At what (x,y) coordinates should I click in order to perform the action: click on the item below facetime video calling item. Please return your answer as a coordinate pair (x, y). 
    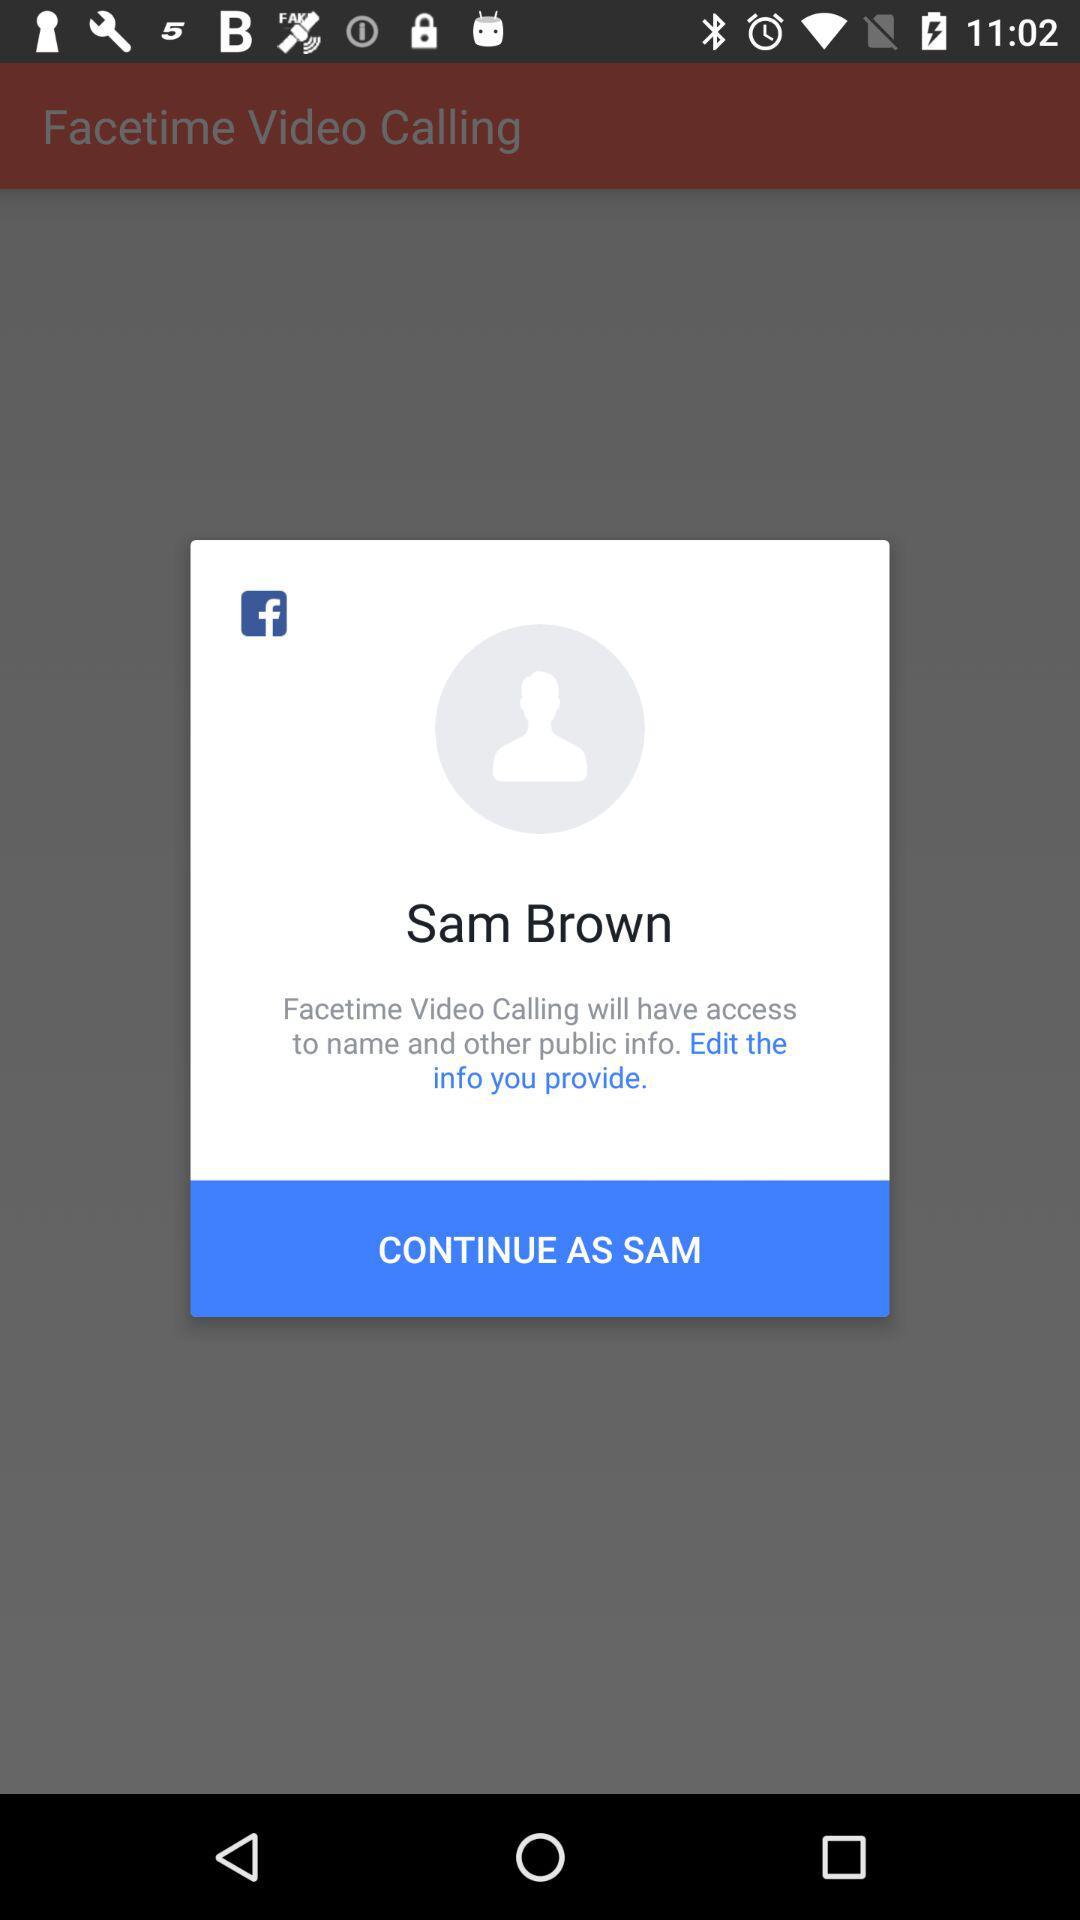
    Looking at the image, I should click on (540, 1247).